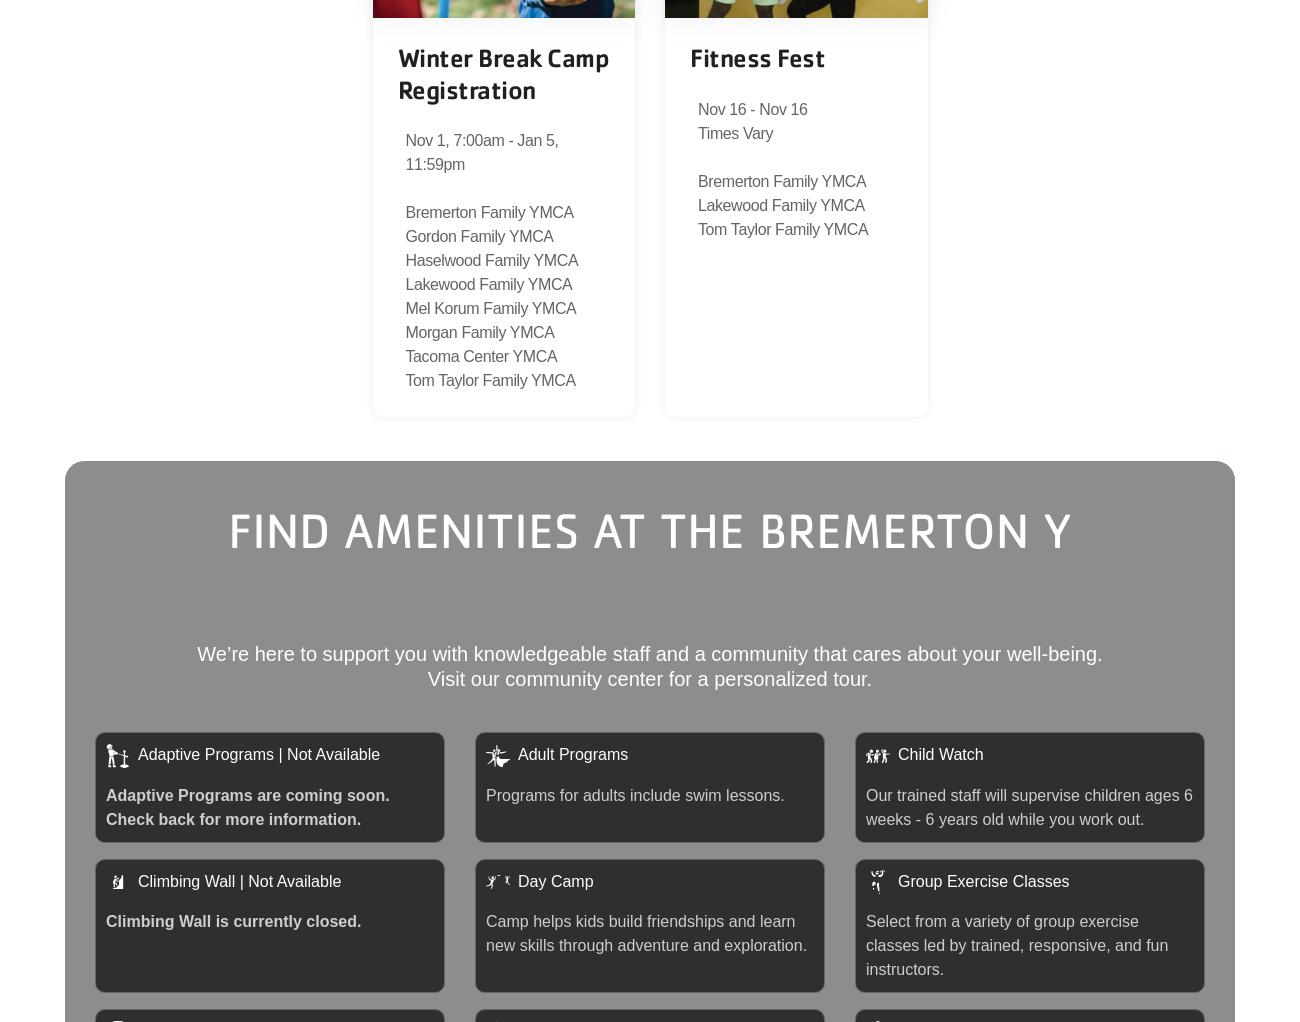 This screenshot has height=1022, width=1300. Describe the element at coordinates (696, 107) in the screenshot. I see `'Nov 16 - Nov 16'` at that location.